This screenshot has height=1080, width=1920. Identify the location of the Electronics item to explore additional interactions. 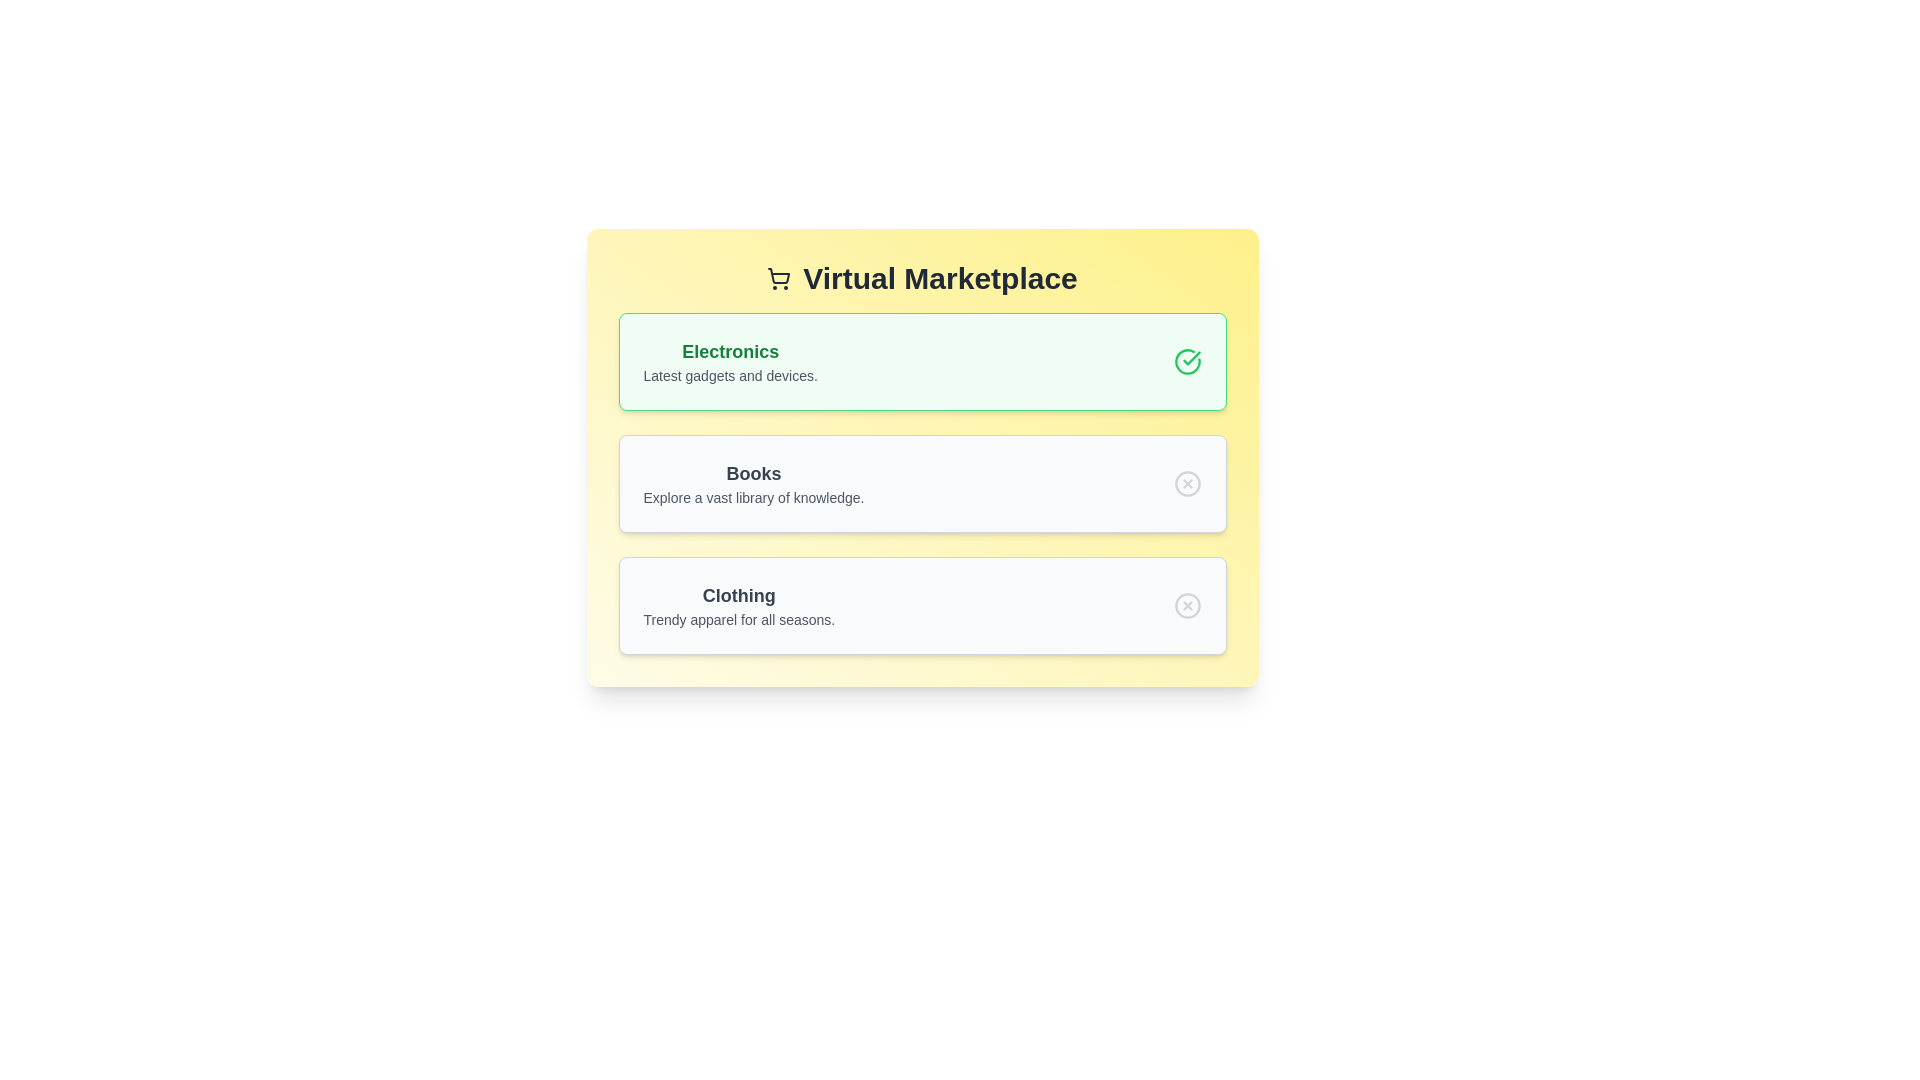
(921, 362).